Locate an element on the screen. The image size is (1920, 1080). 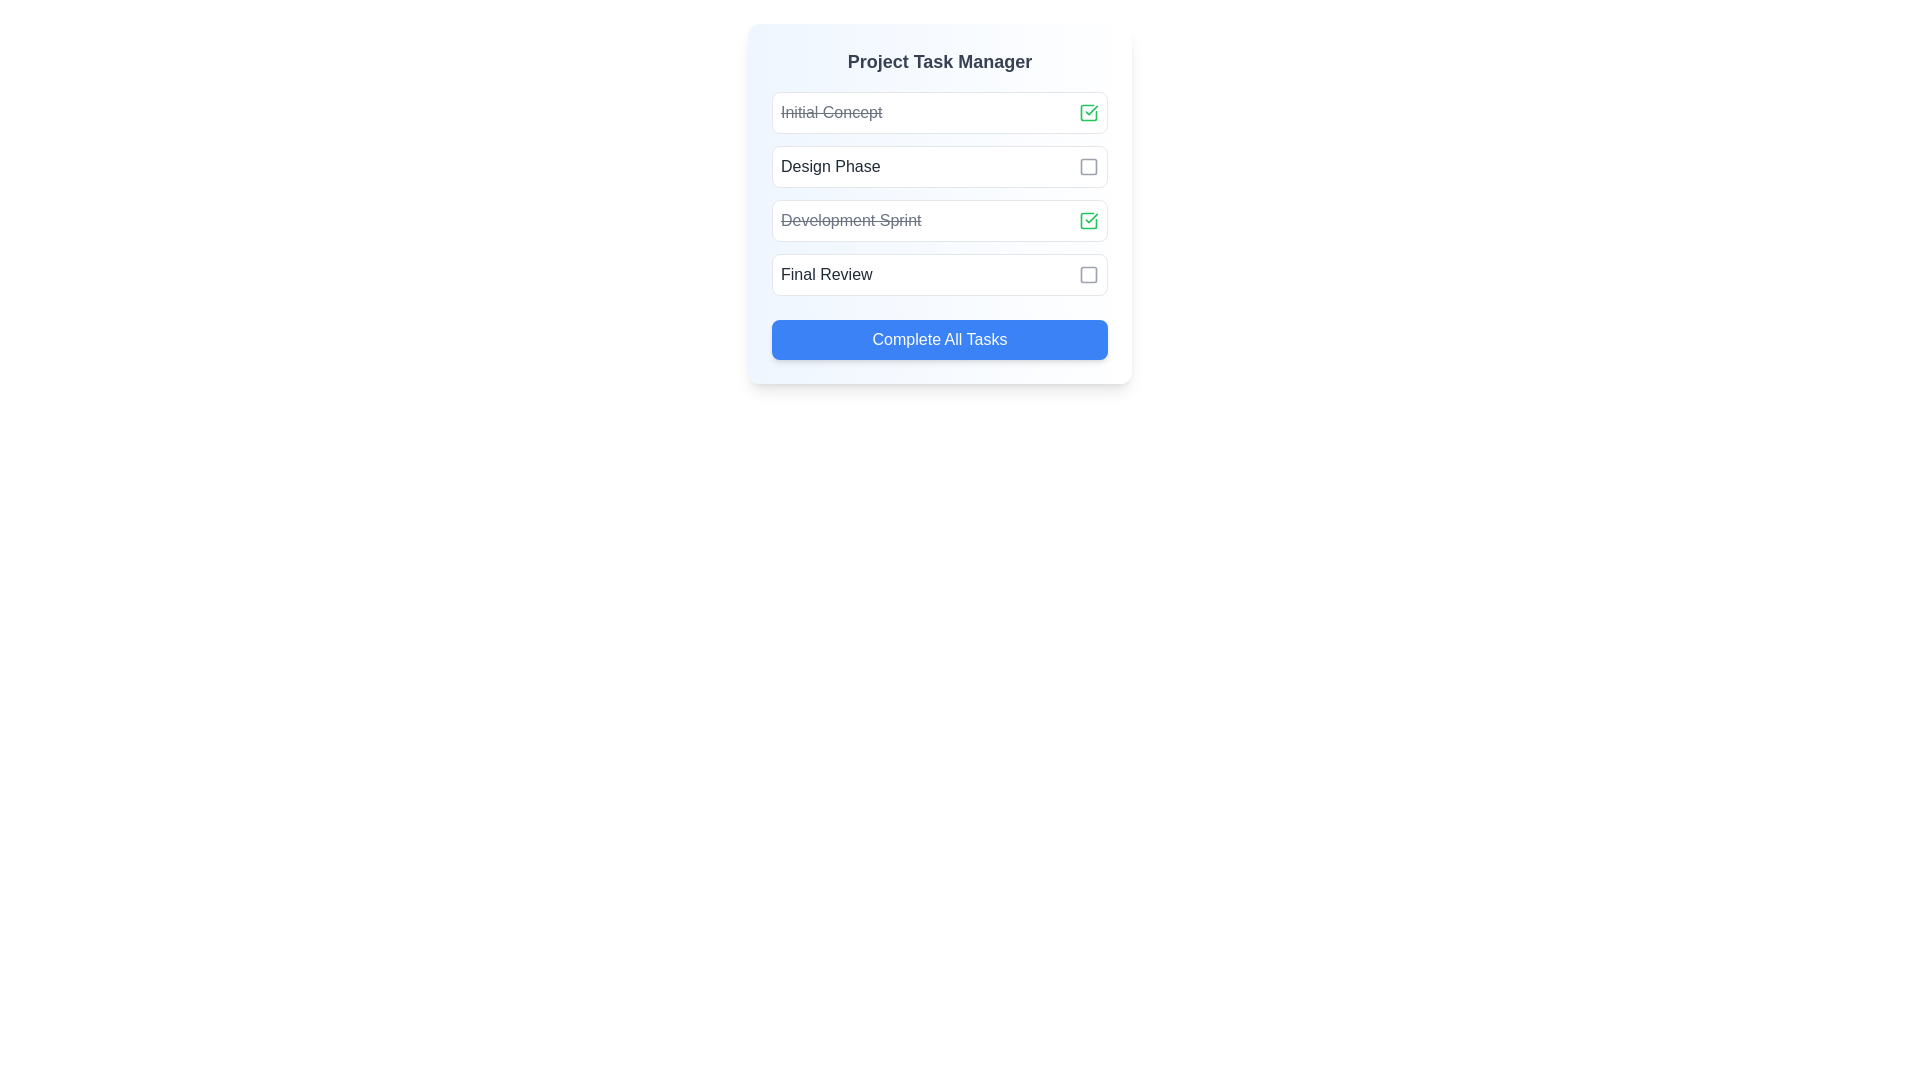
the 'Initial Concept' task item in the Project Task Manager interface is located at coordinates (939, 112).